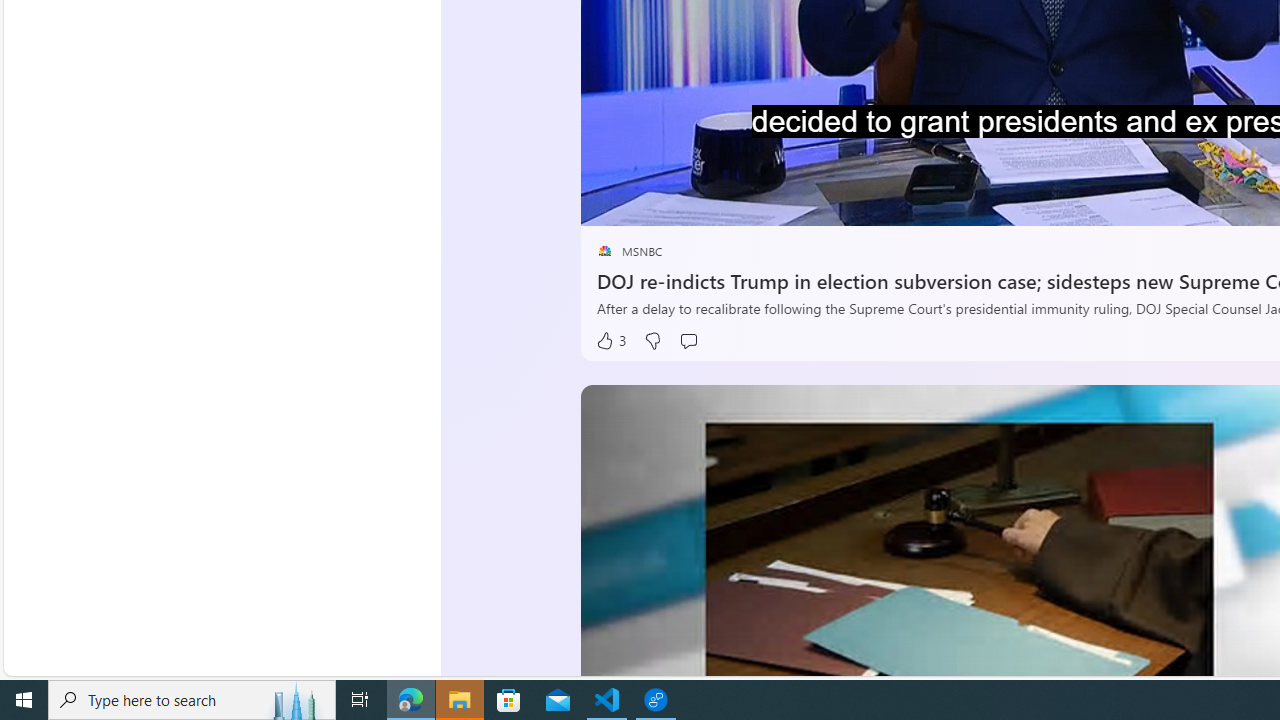 This screenshot has width=1280, height=720. Describe the element at coordinates (628, 250) in the screenshot. I see `'placeholder MSNBC'` at that location.